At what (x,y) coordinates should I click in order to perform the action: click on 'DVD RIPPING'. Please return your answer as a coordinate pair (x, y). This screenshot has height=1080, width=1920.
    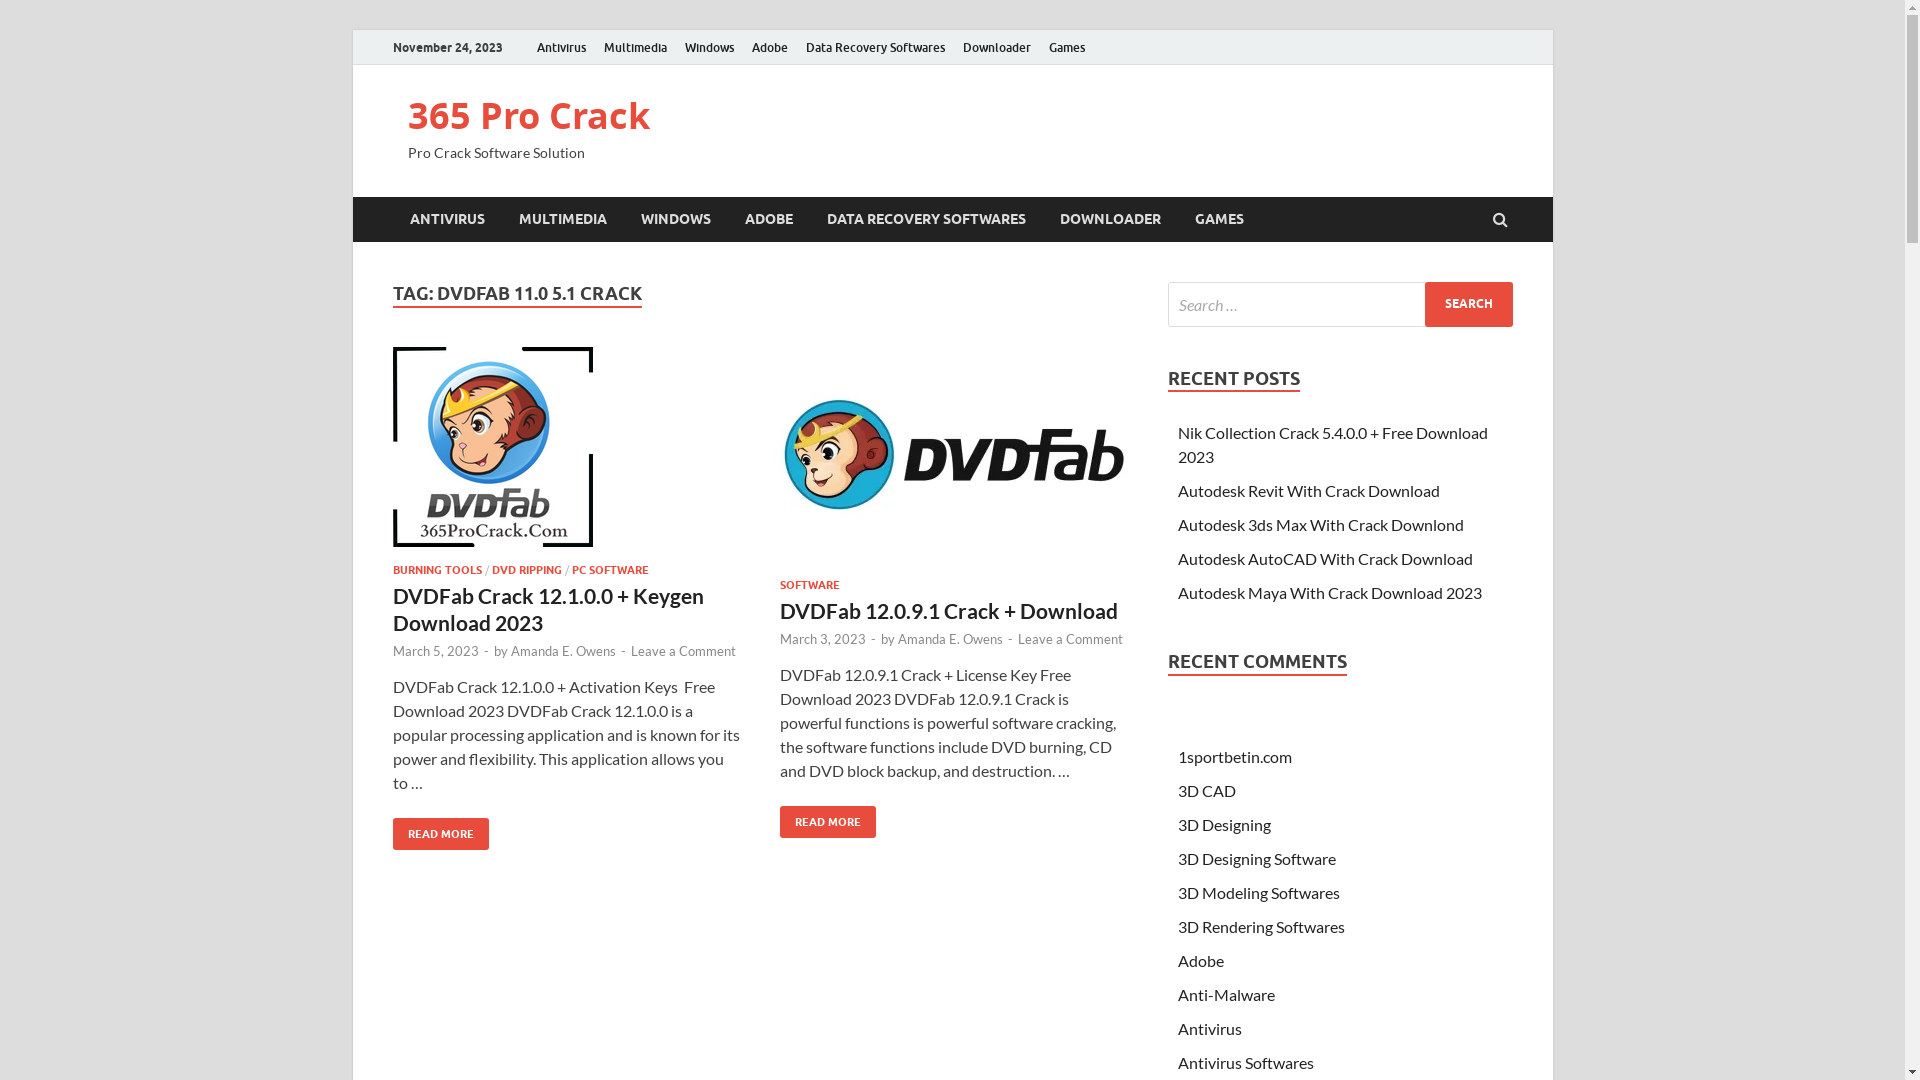
    Looking at the image, I should click on (527, 570).